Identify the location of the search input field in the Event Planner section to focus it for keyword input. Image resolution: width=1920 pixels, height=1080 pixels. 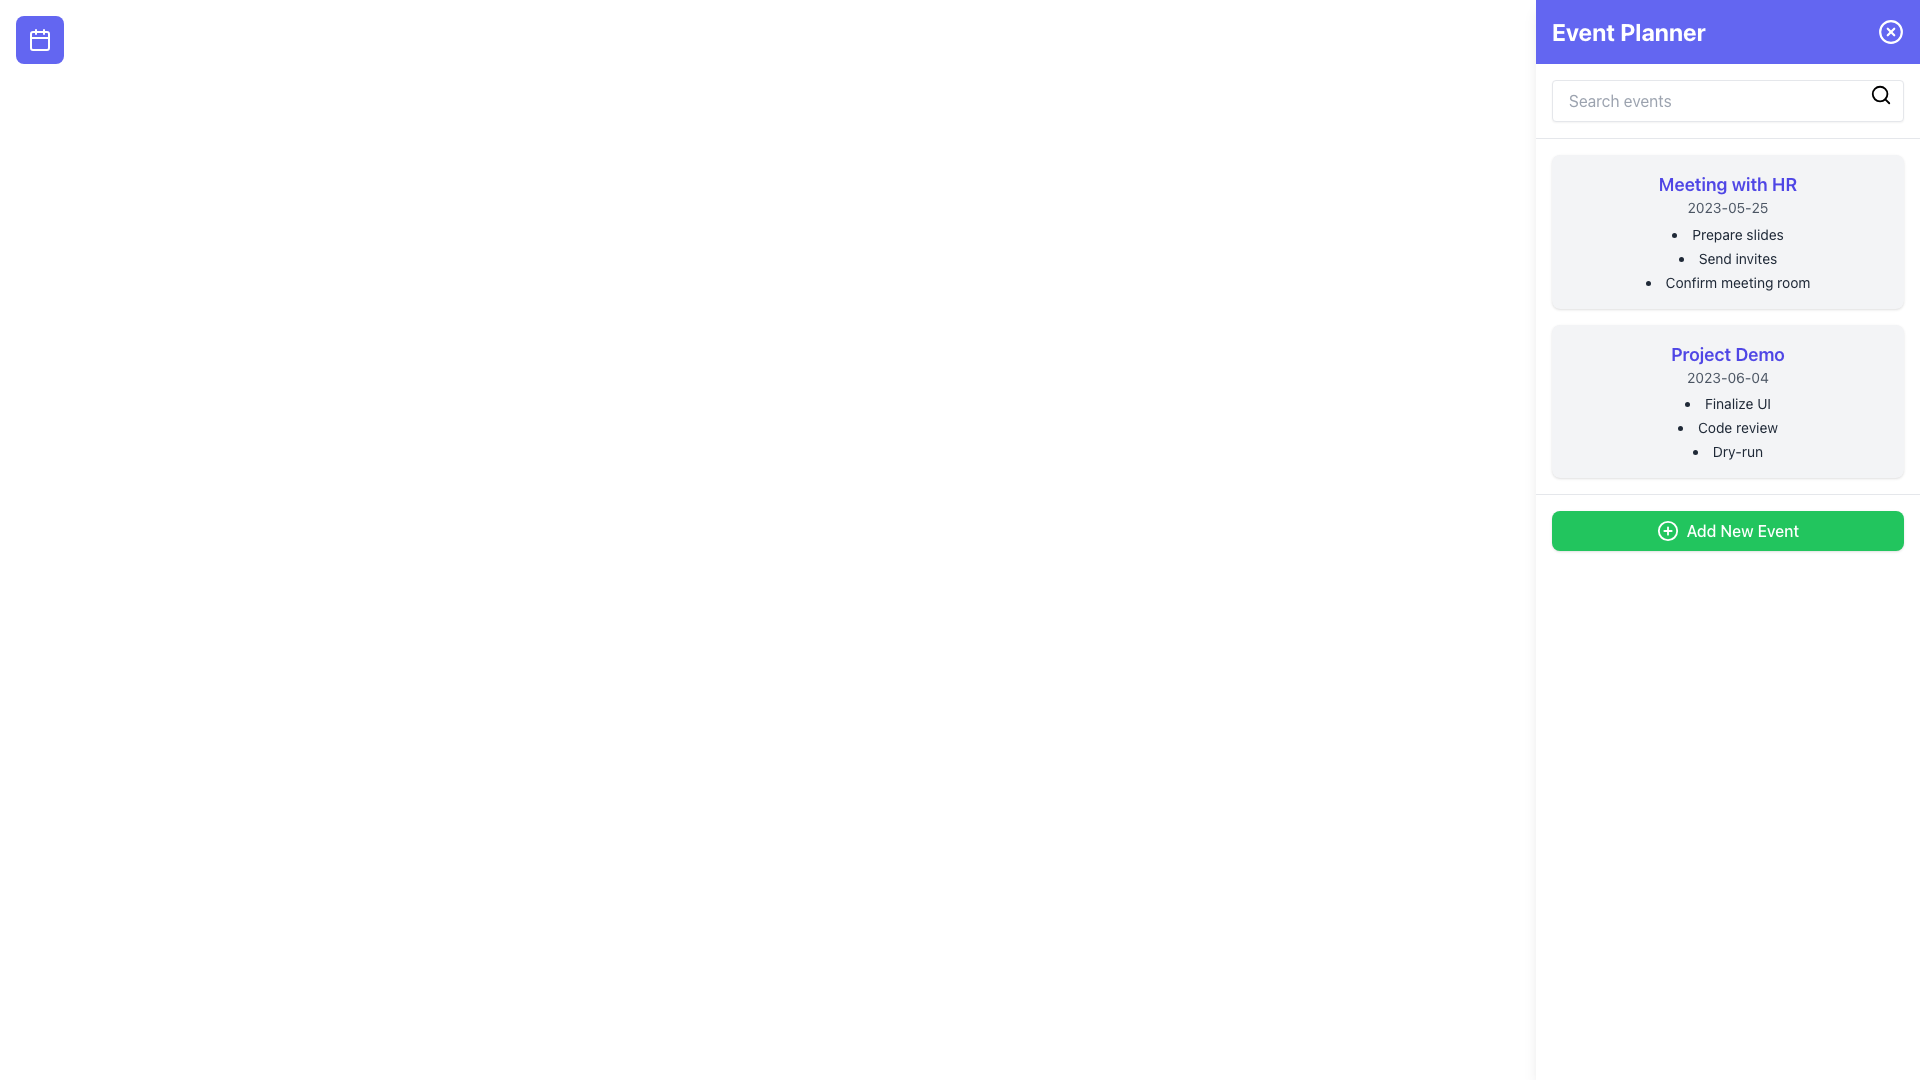
(1727, 100).